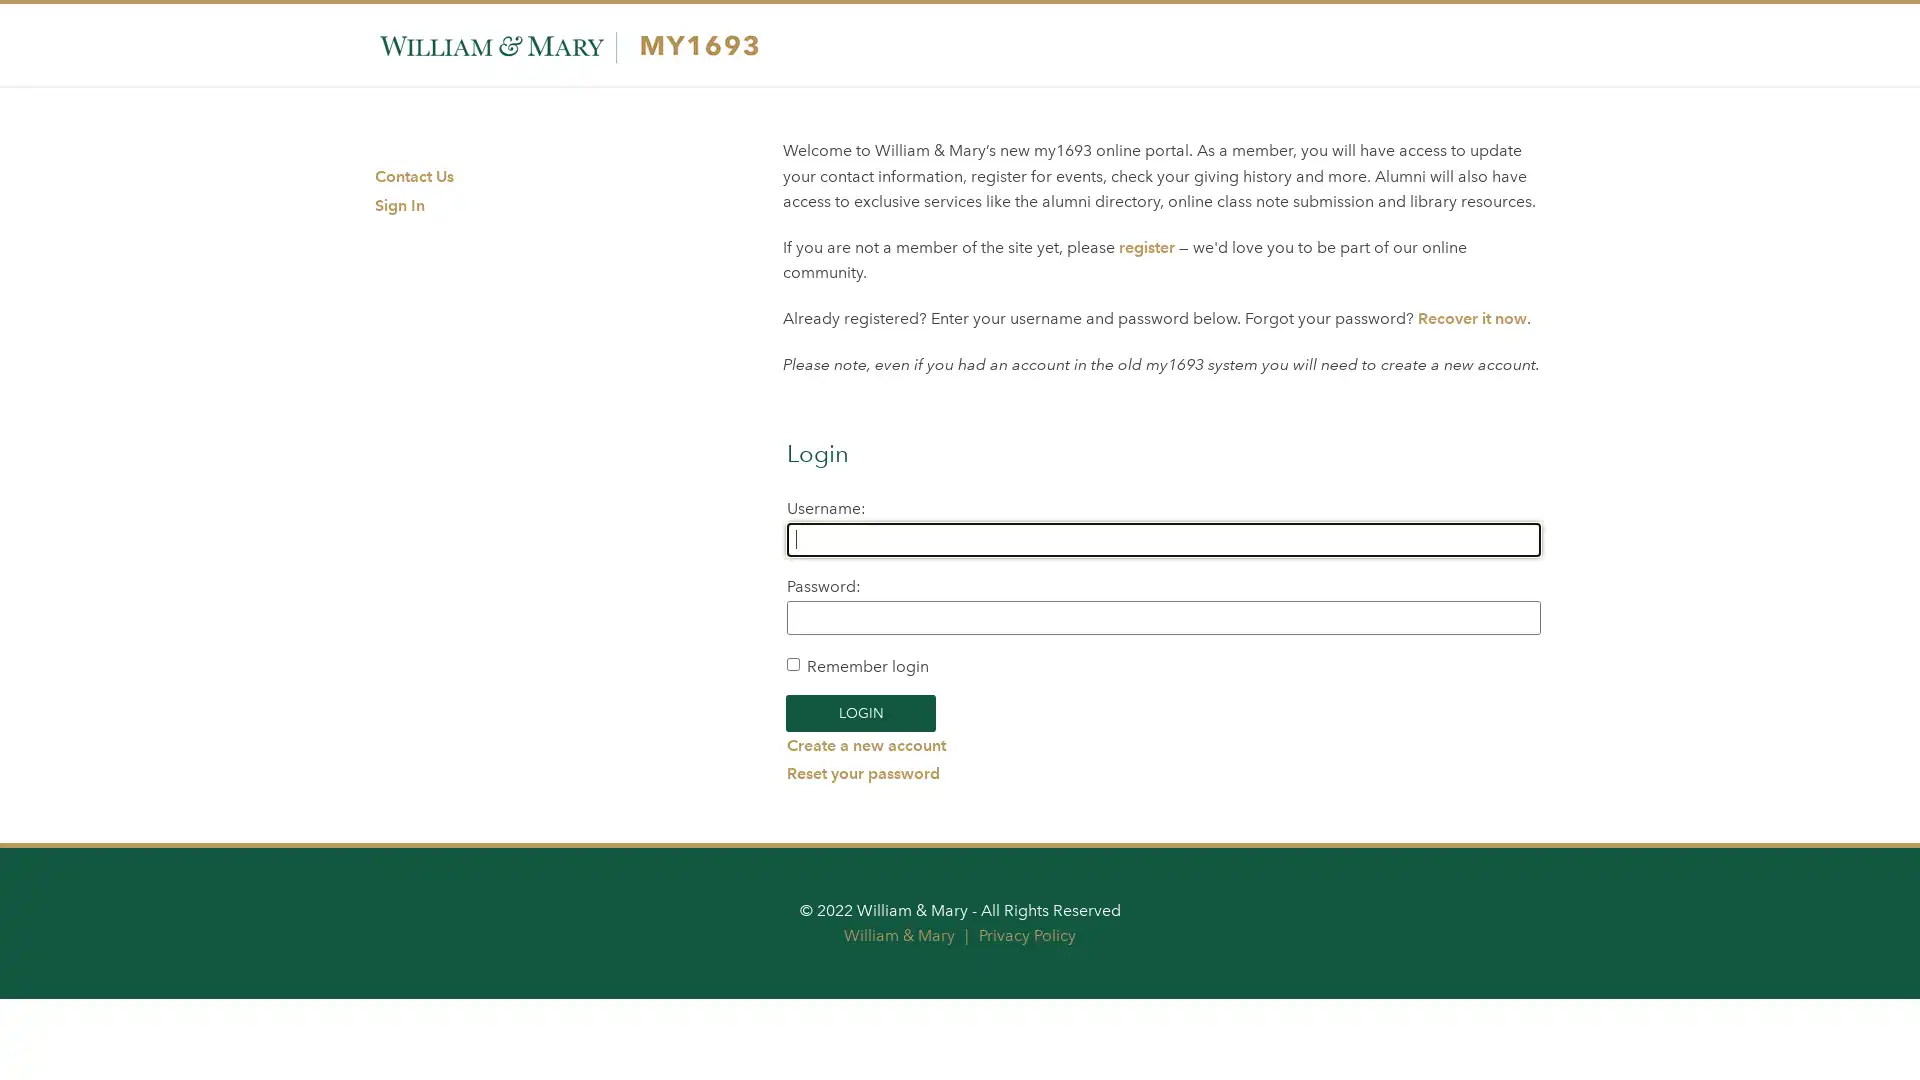 The width and height of the screenshot is (1920, 1080). What do you see at coordinates (860, 712) in the screenshot?
I see `Login` at bounding box center [860, 712].